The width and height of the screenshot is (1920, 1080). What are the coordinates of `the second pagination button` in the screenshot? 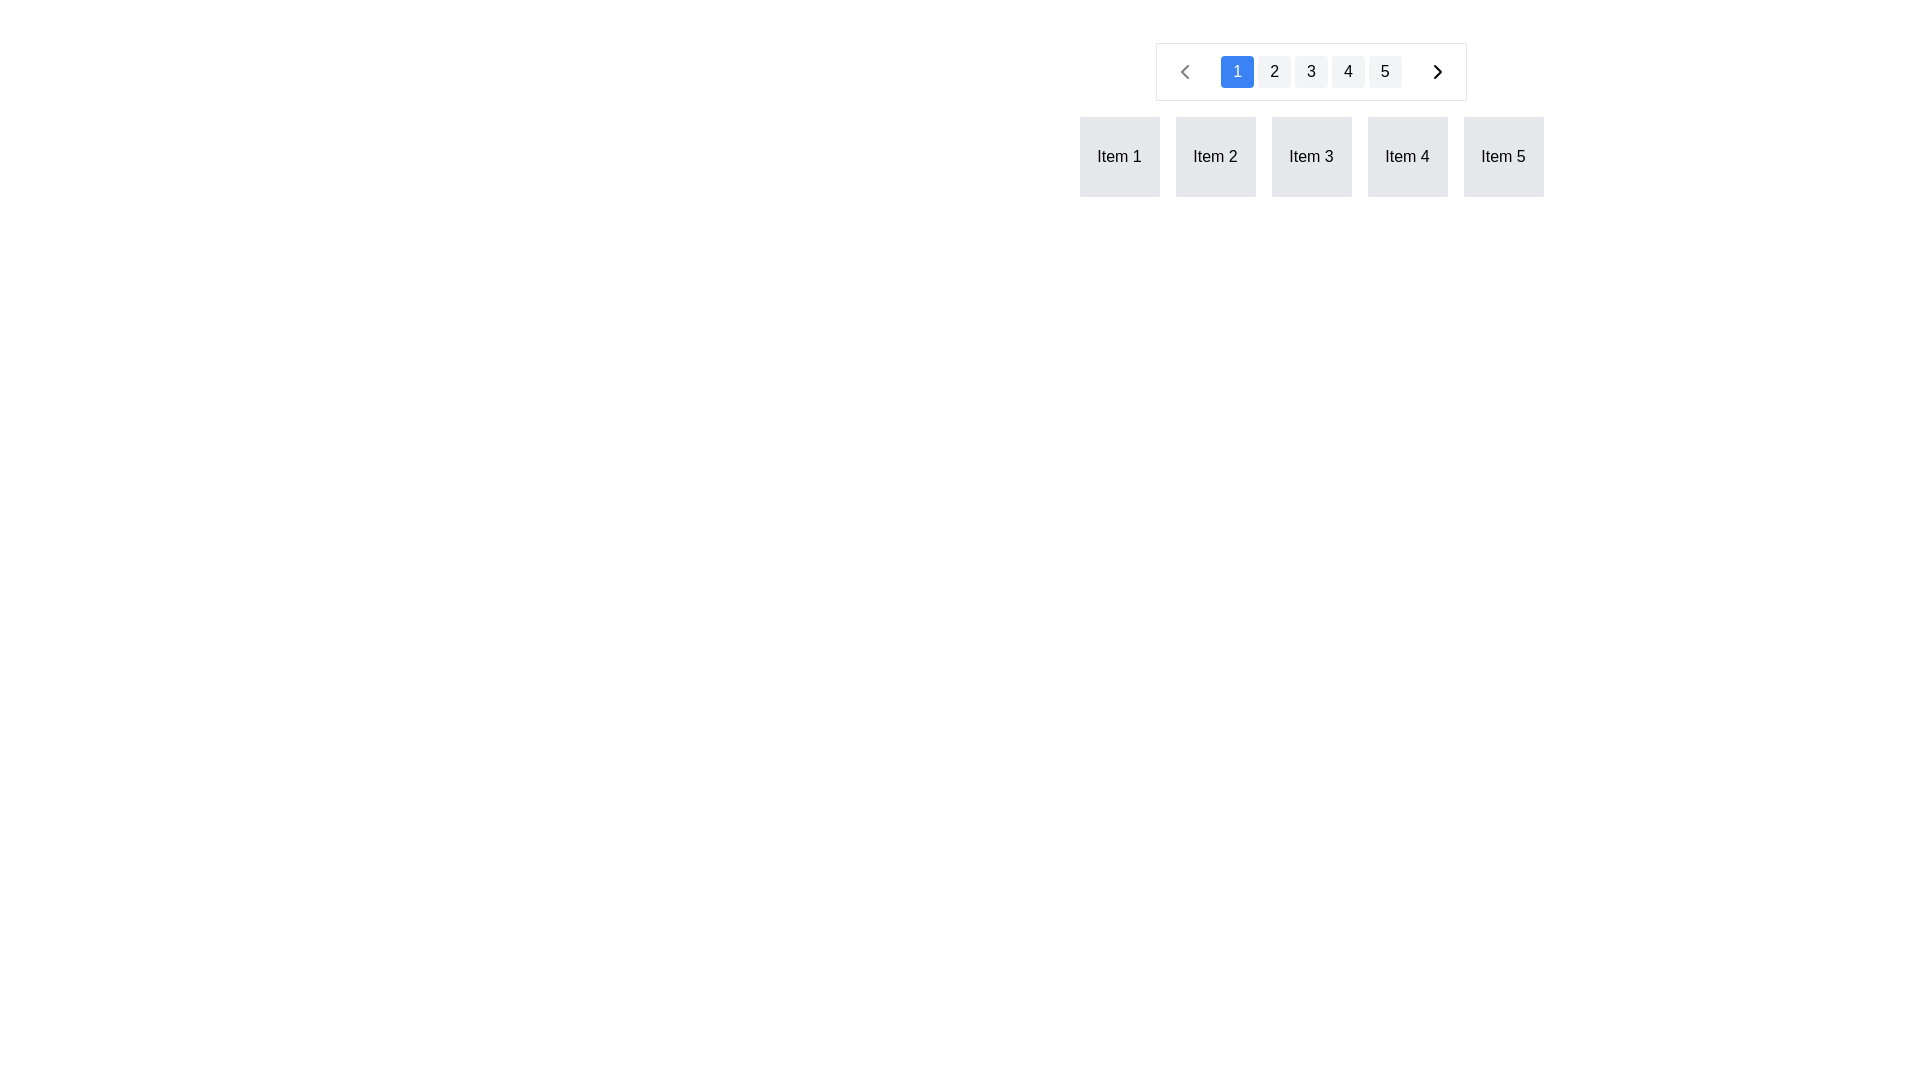 It's located at (1273, 71).